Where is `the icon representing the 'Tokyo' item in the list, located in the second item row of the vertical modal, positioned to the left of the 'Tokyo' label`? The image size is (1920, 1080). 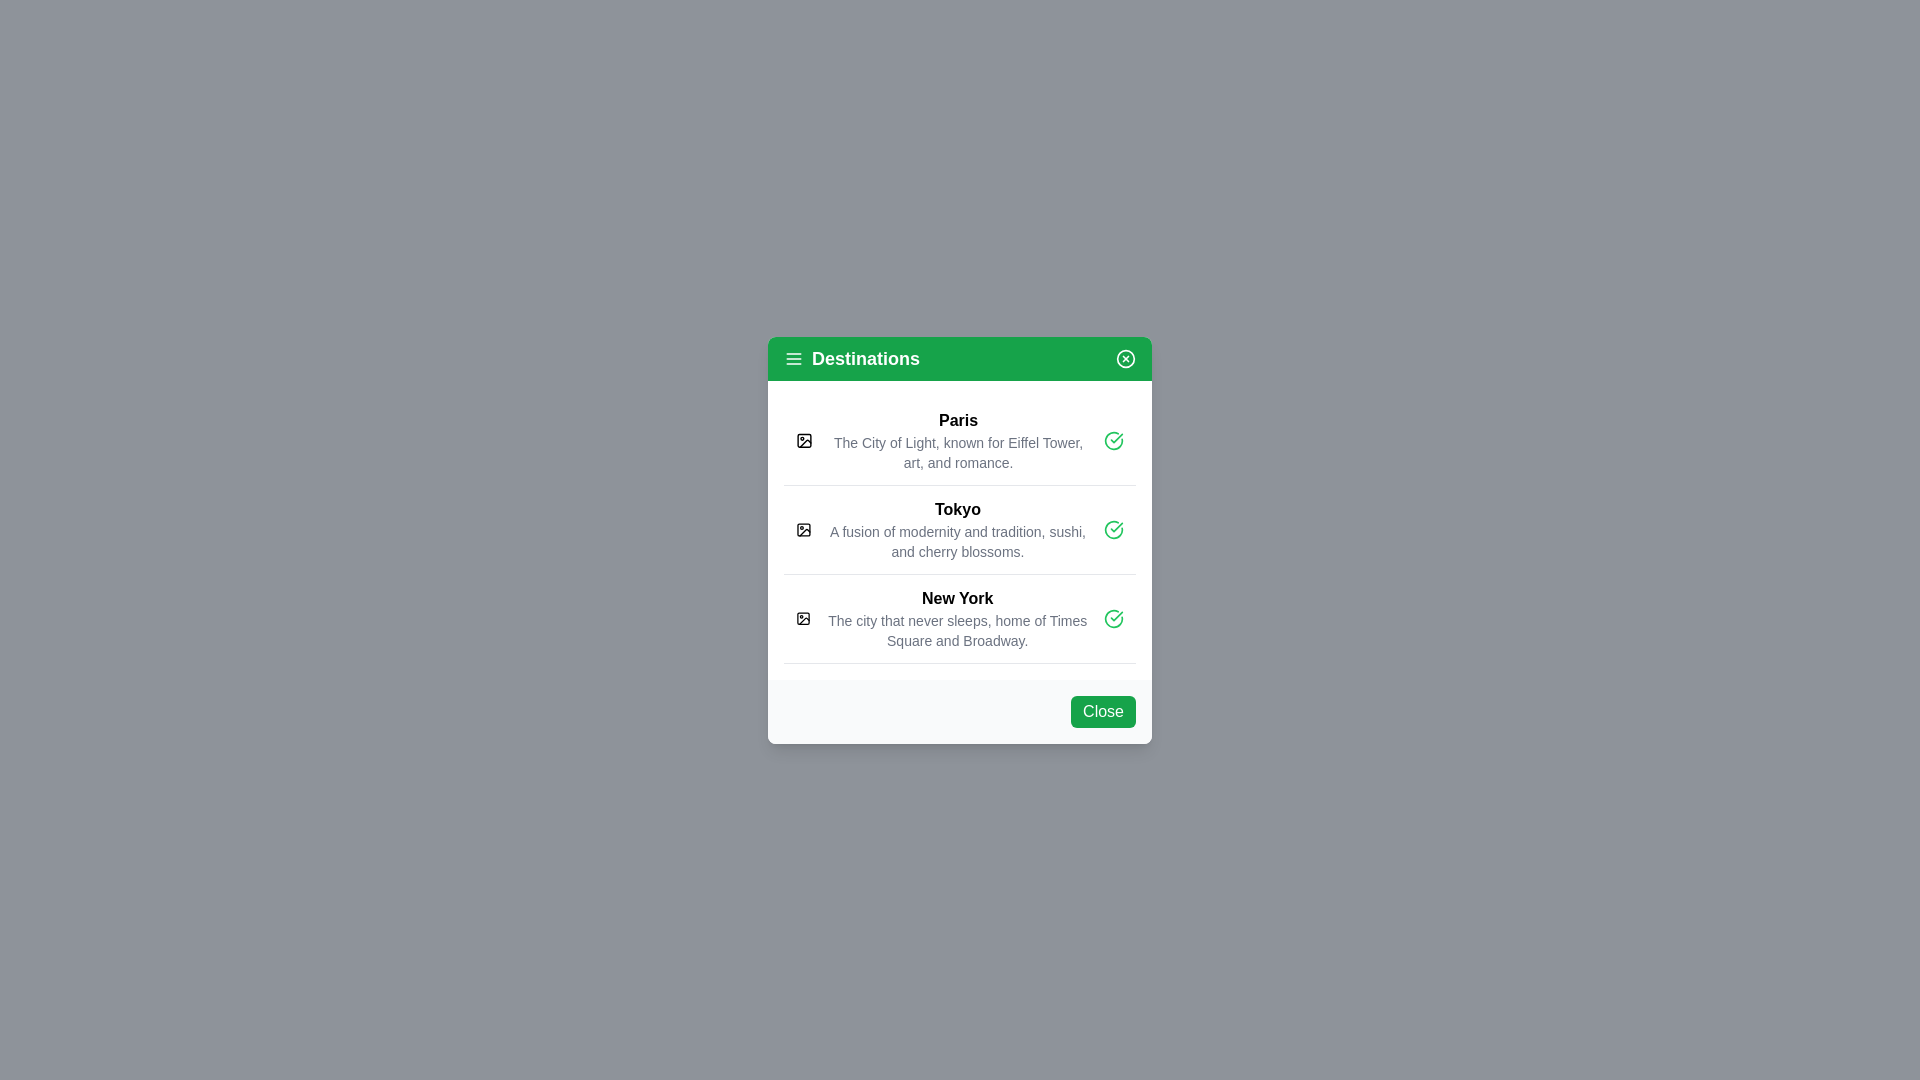
the icon representing the 'Tokyo' item in the list, located in the second item row of the vertical modal, positioned to the left of the 'Tokyo' label is located at coordinates (803, 528).